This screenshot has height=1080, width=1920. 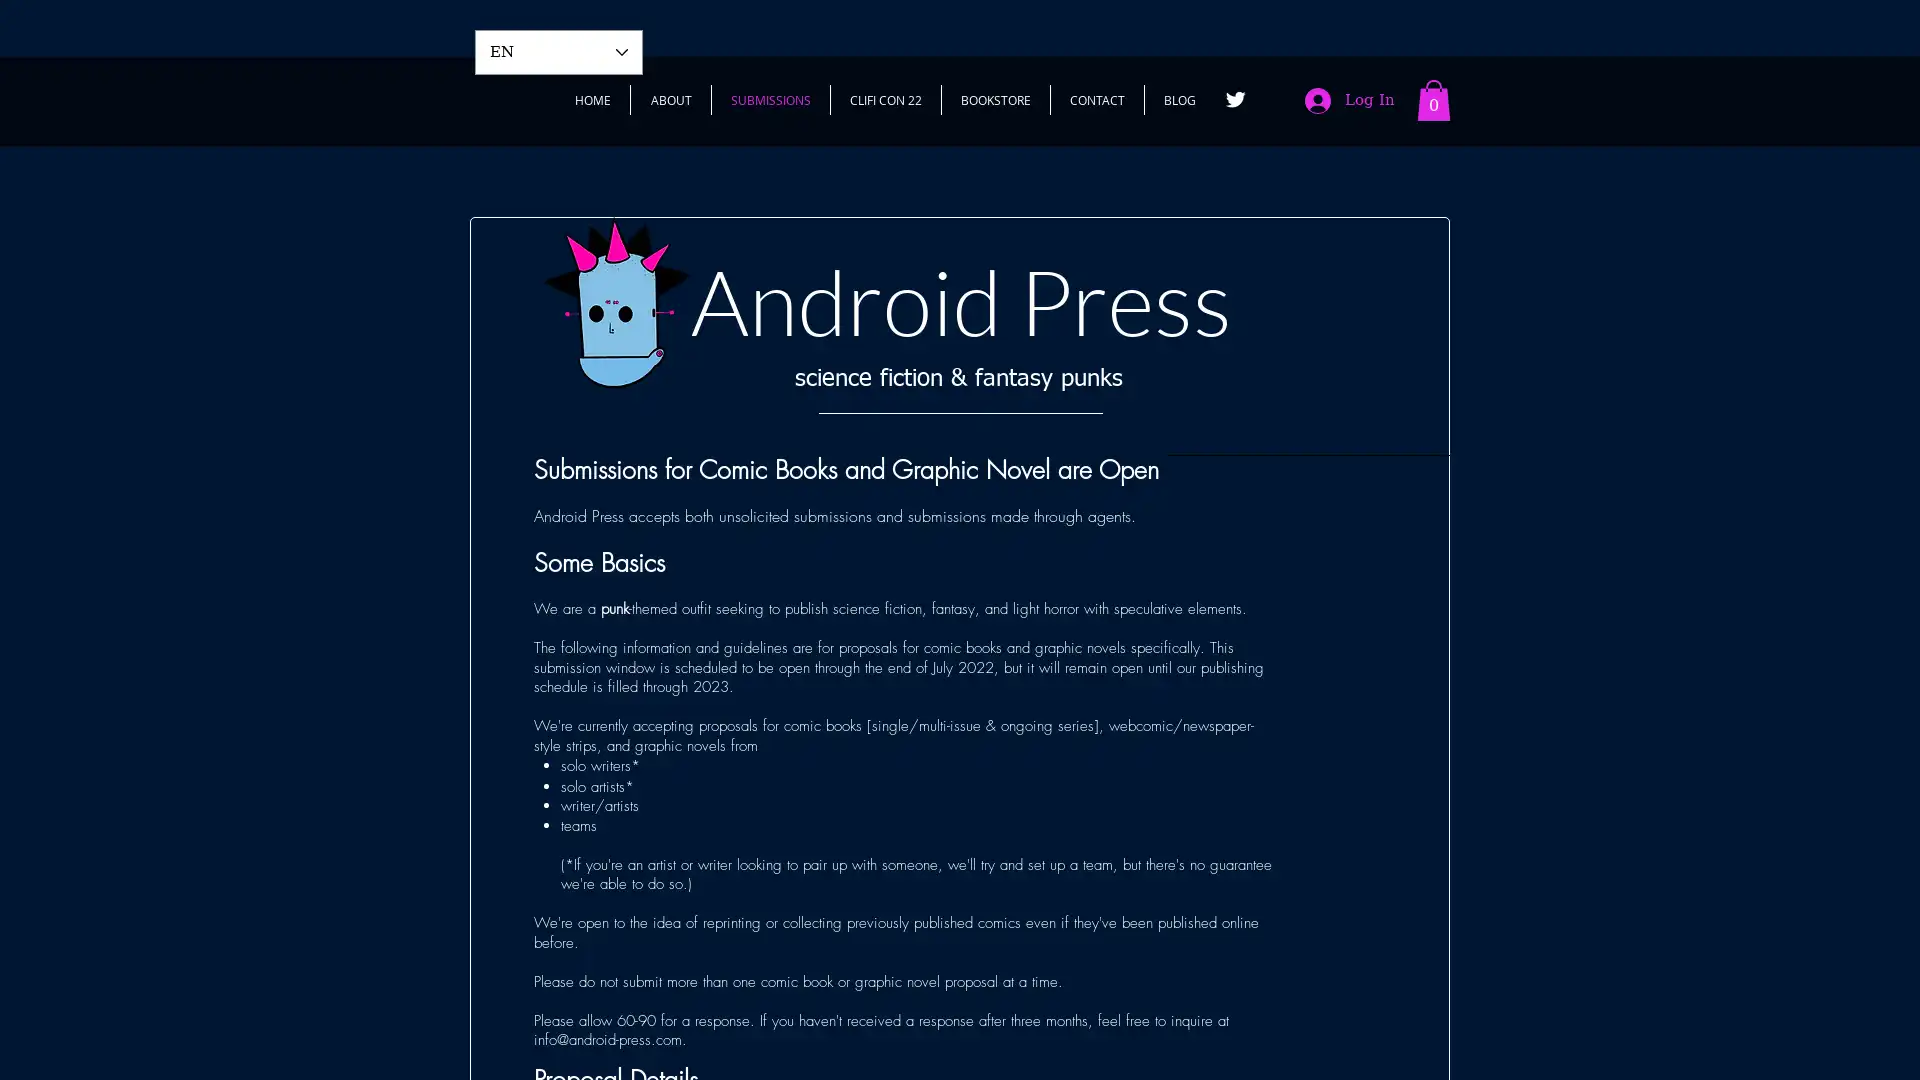 What do you see at coordinates (1349, 100) in the screenshot?
I see `Log In` at bounding box center [1349, 100].